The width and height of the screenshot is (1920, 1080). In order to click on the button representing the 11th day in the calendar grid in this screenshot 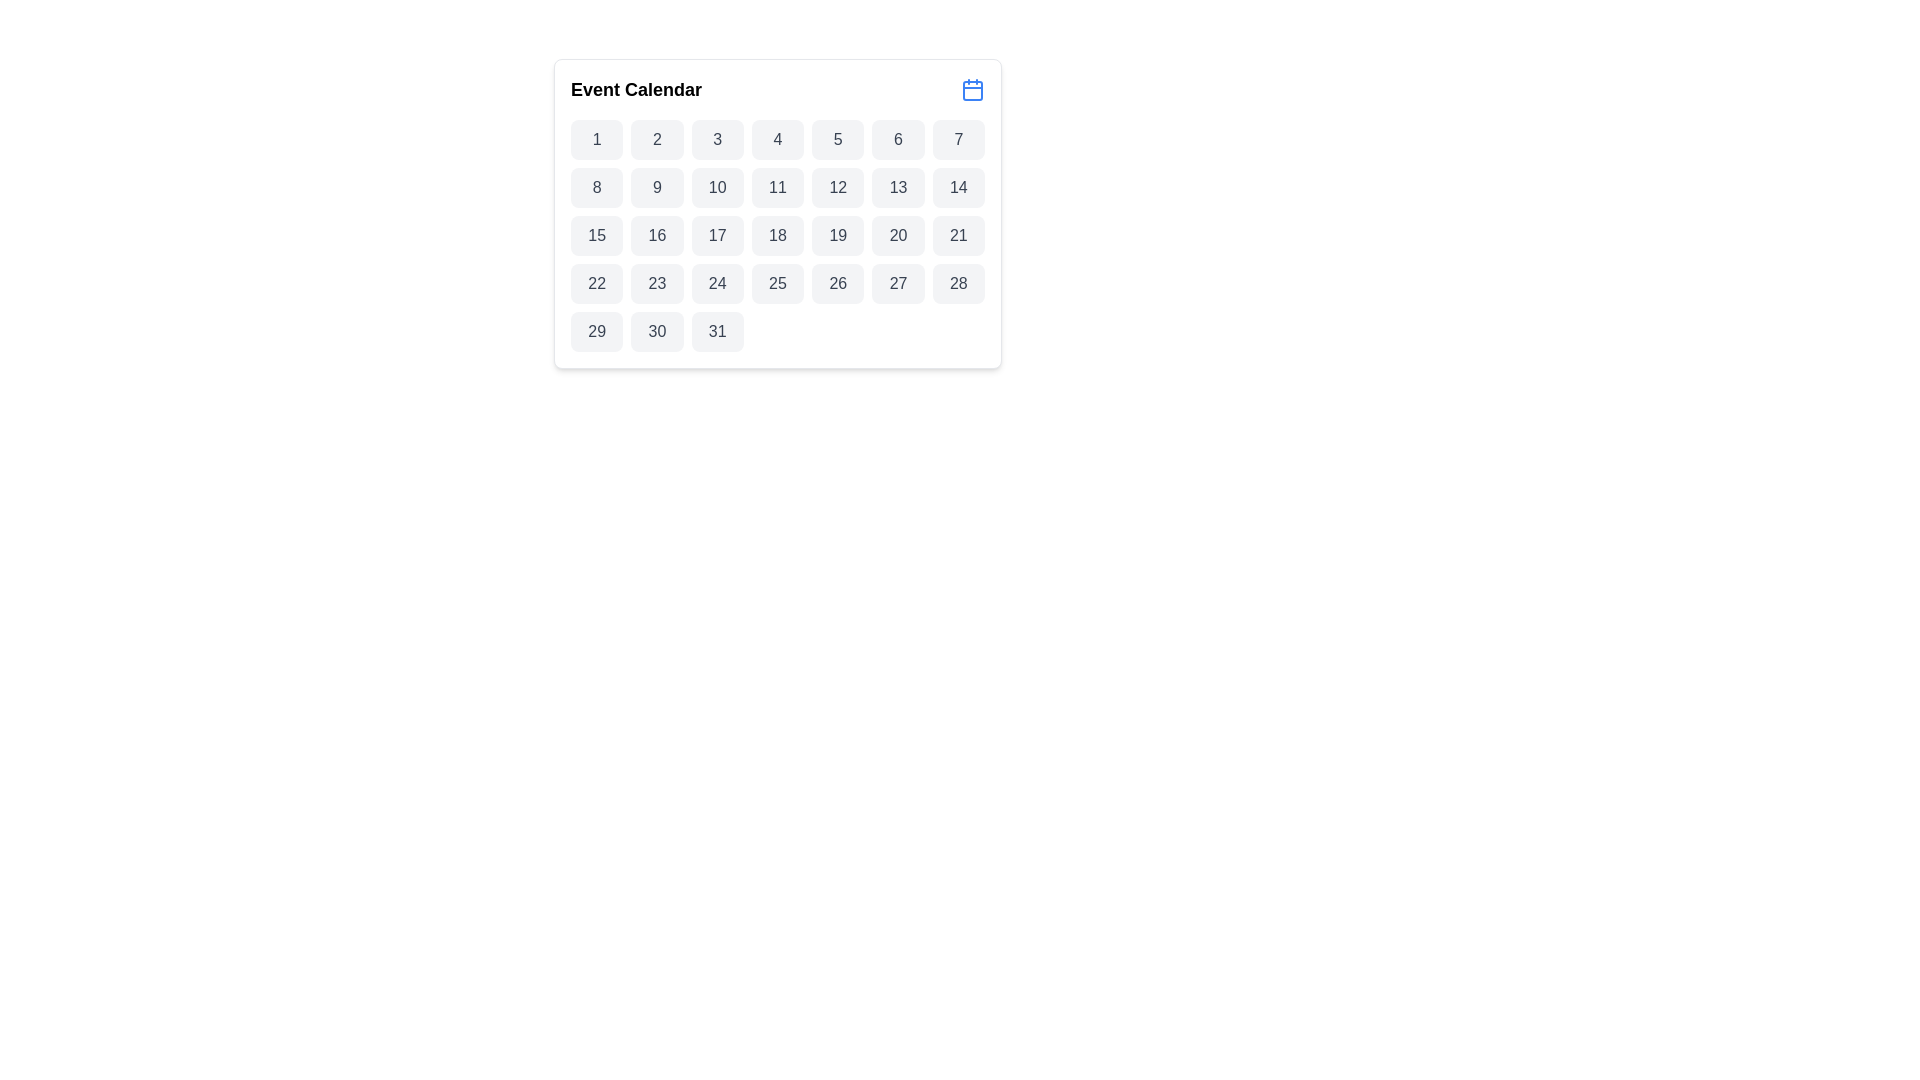, I will do `click(776, 188)`.